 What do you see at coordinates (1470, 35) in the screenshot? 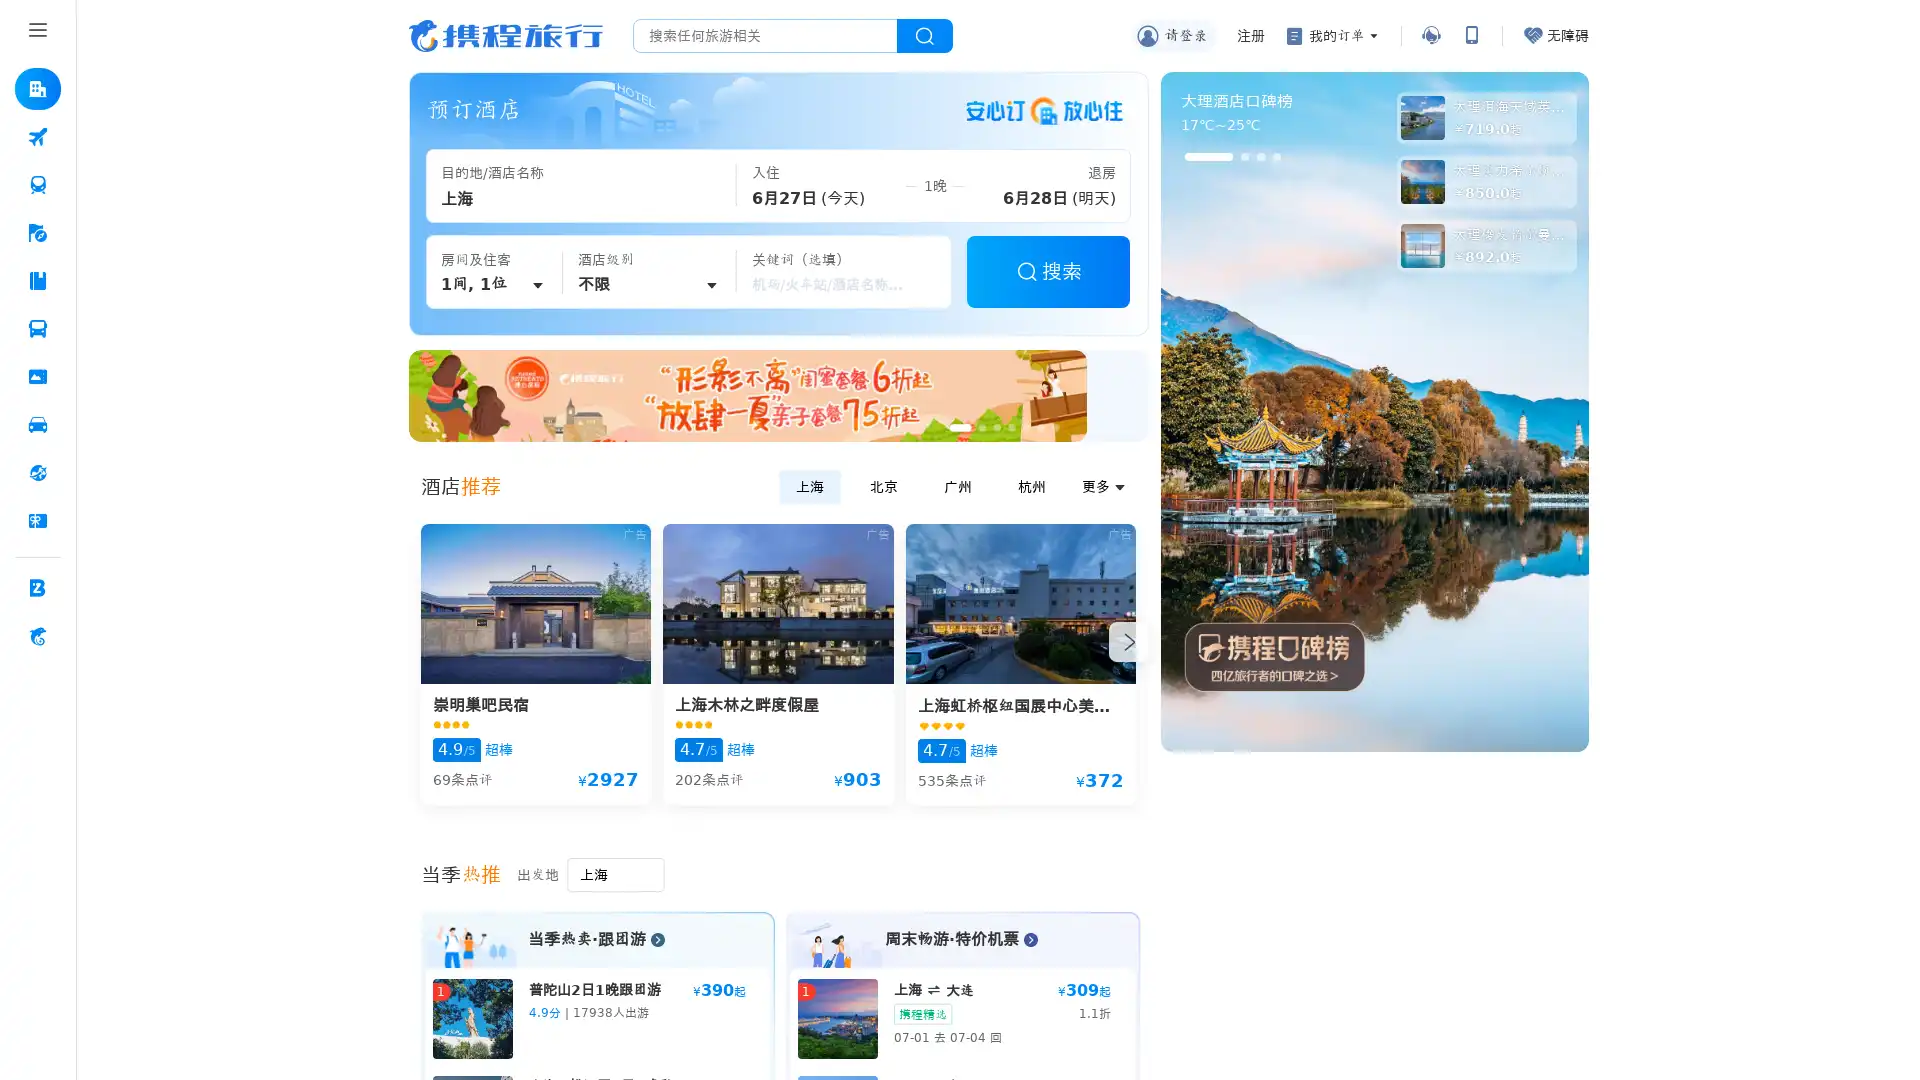
I see `App` at bounding box center [1470, 35].